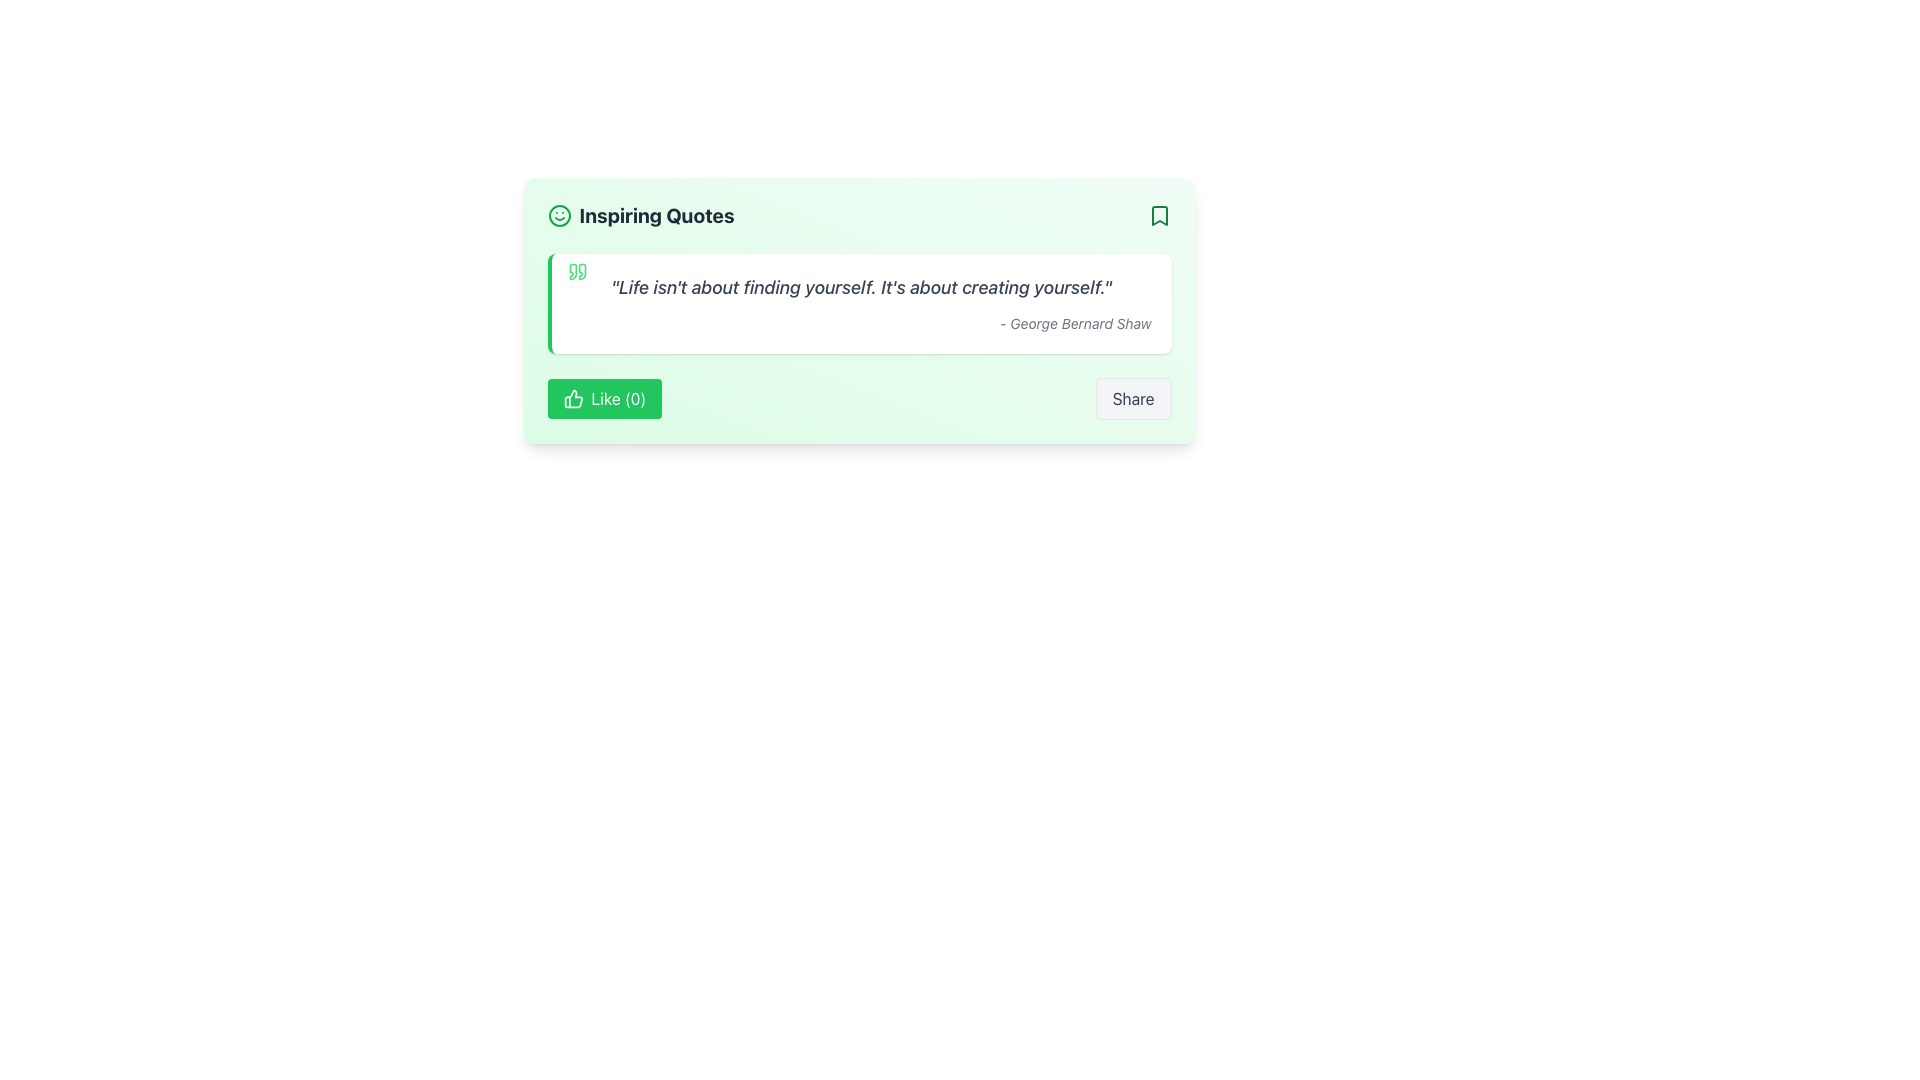  What do you see at coordinates (1159, 216) in the screenshot?
I see `the bookmark icon` at bounding box center [1159, 216].